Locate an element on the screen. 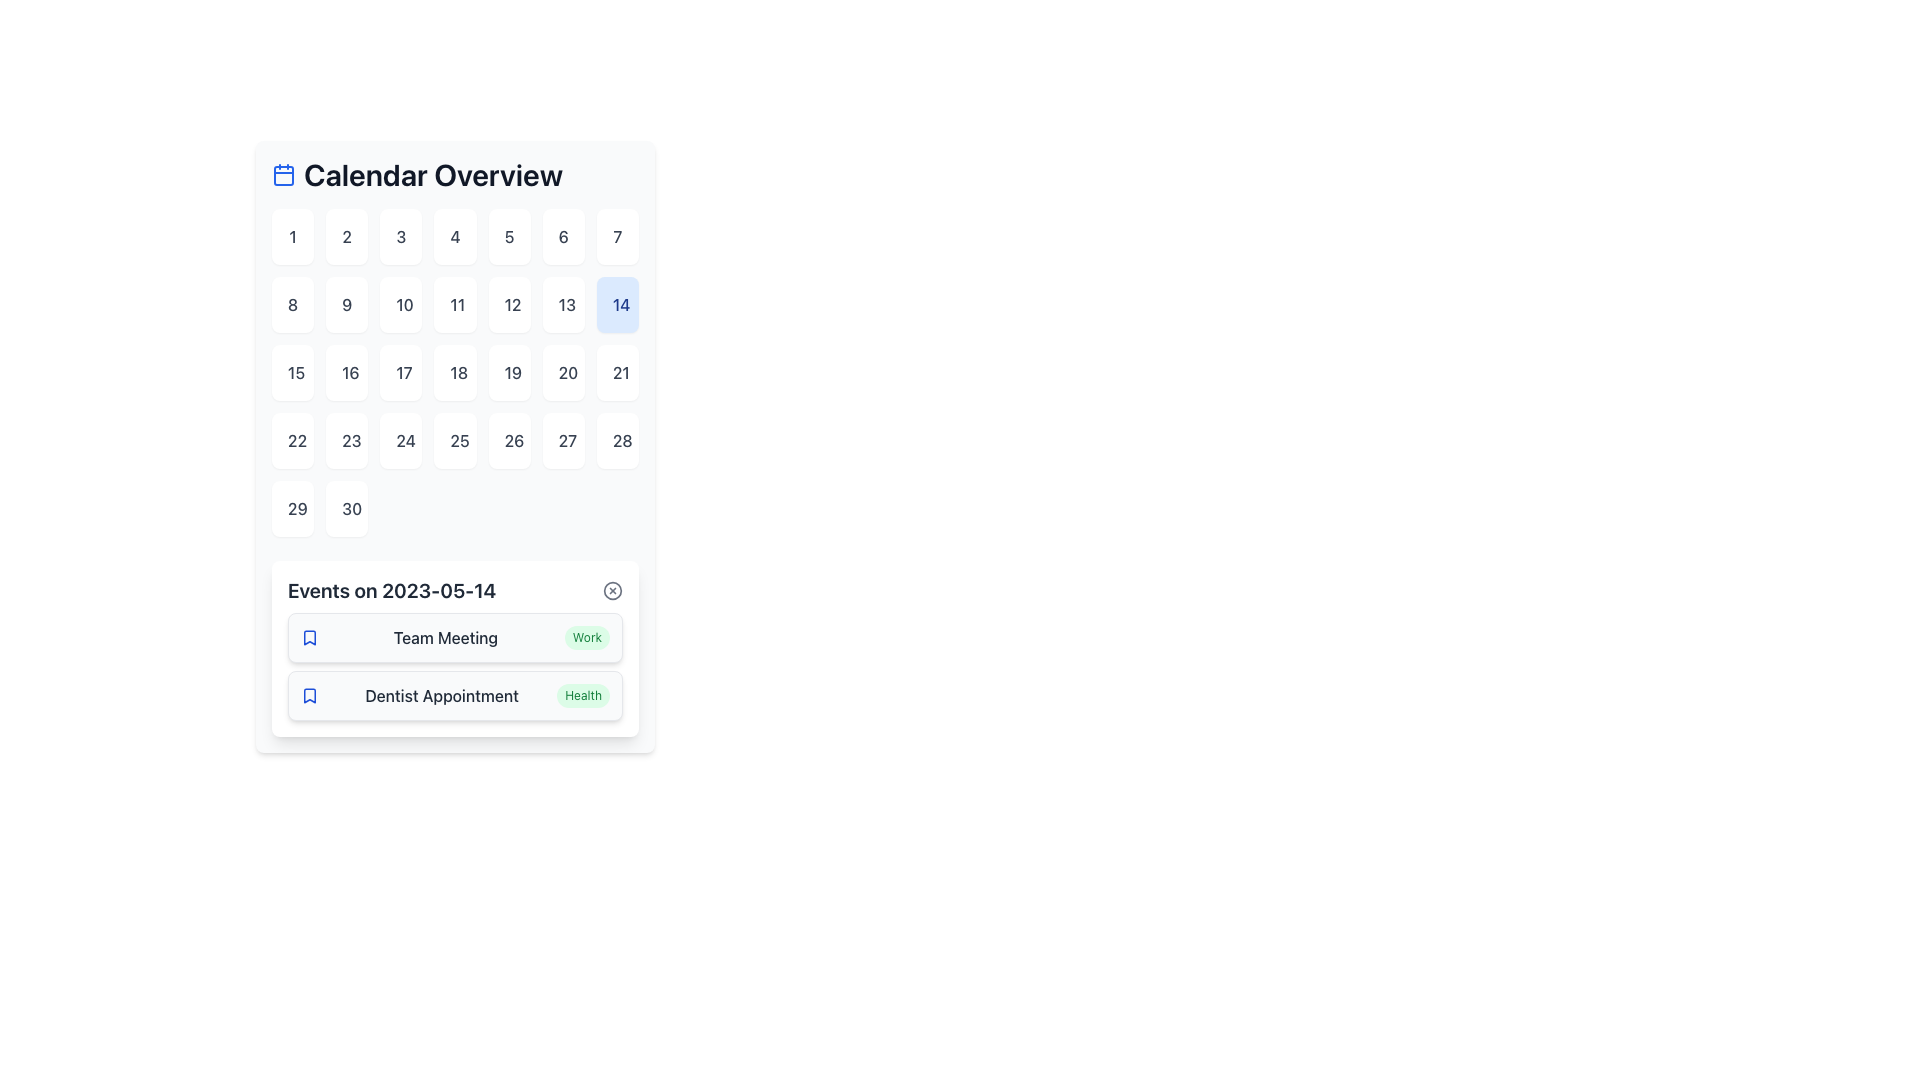 Image resolution: width=1920 pixels, height=1080 pixels. on the second day button in the calendar month view is located at coordinates (346, 235).